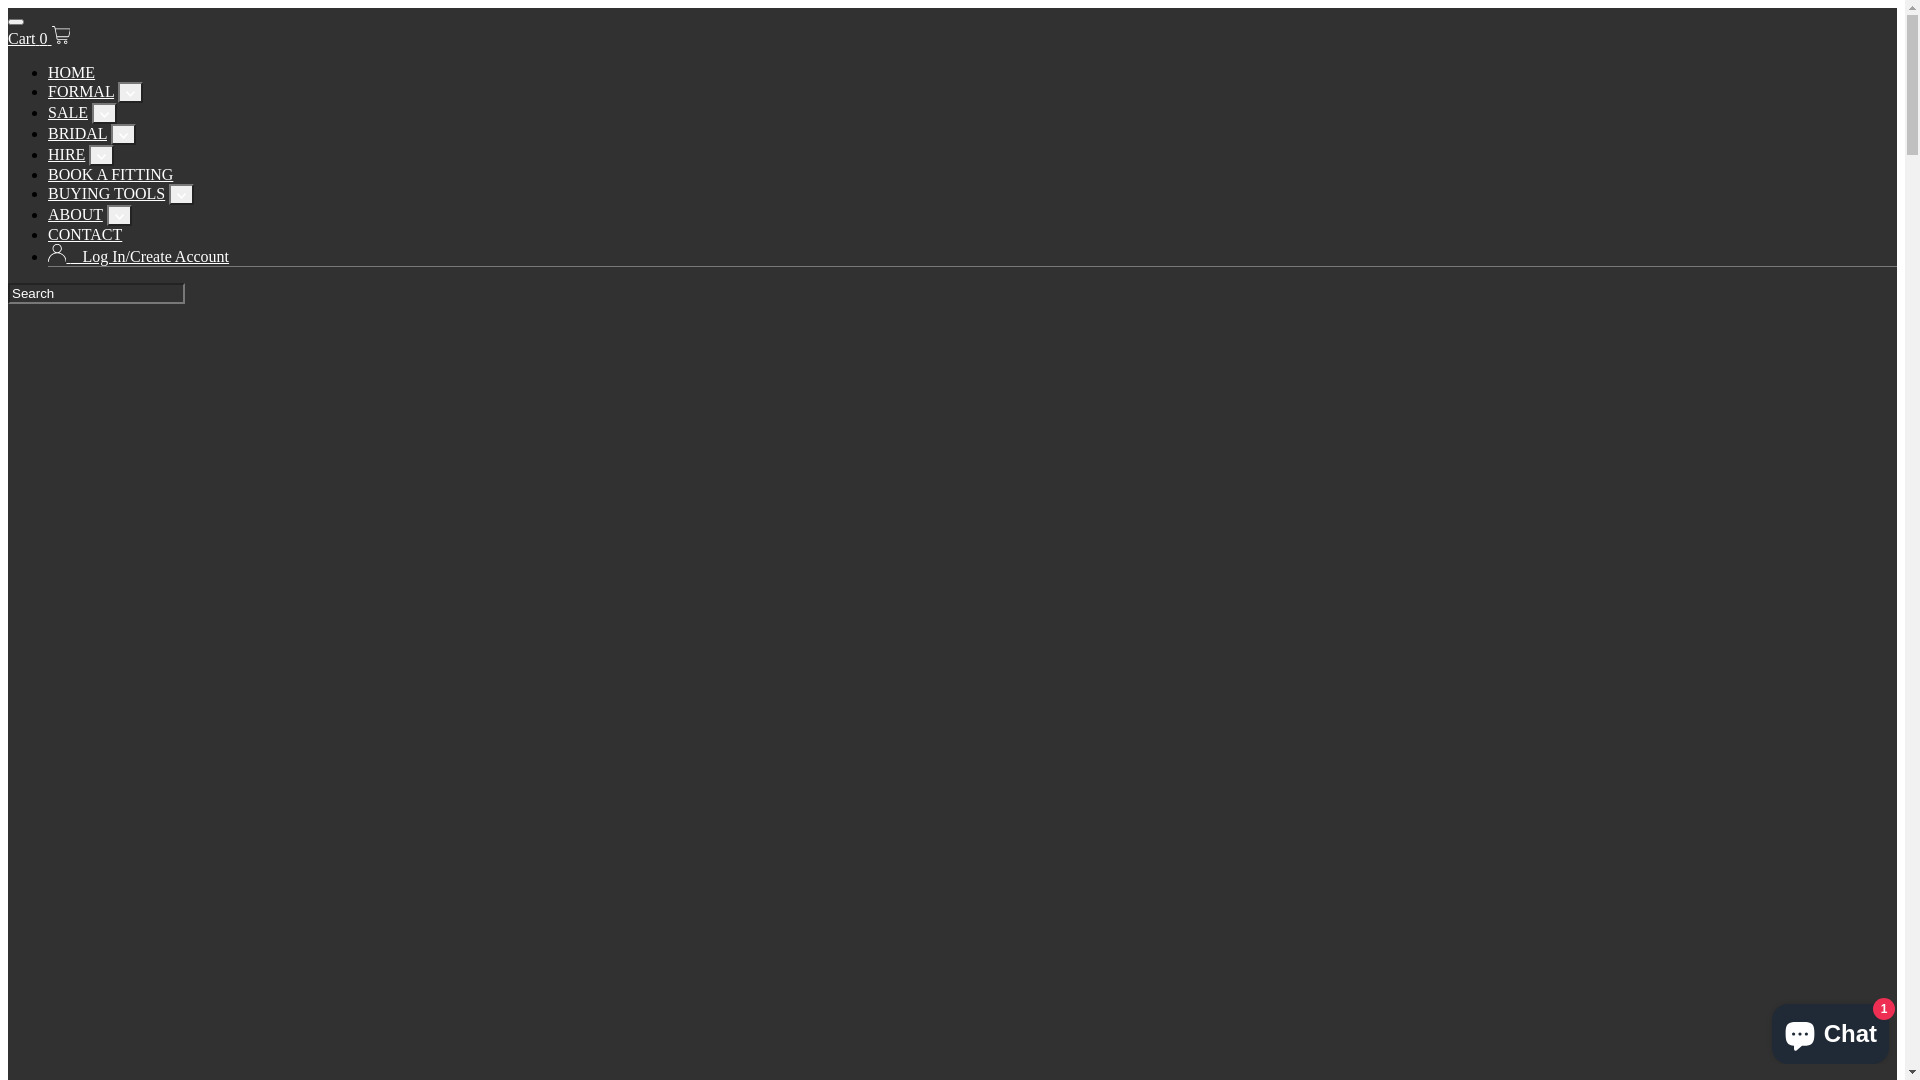 The width and height of the screenshot is (1920, 1080). I want to click on 'BRIDAL', so click(48, 133).